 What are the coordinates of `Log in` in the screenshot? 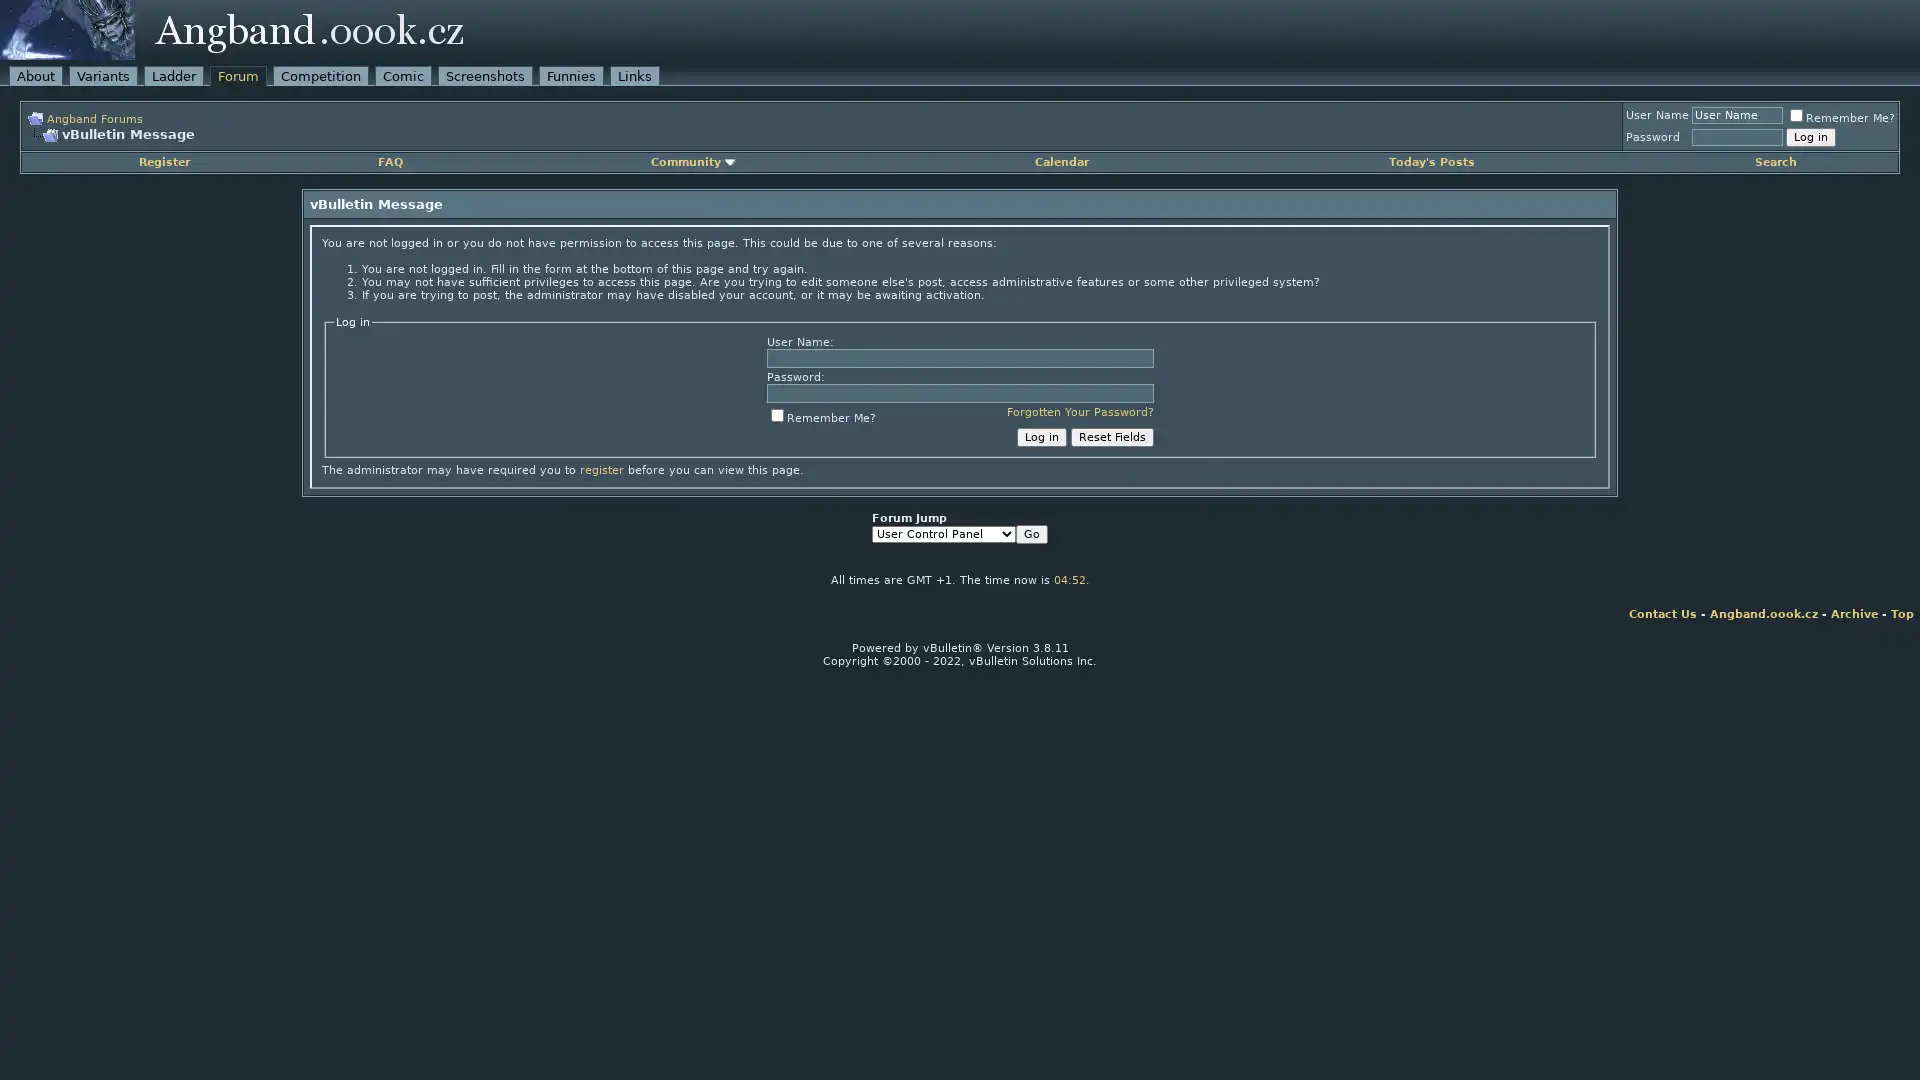 It's located at (1810, 136).